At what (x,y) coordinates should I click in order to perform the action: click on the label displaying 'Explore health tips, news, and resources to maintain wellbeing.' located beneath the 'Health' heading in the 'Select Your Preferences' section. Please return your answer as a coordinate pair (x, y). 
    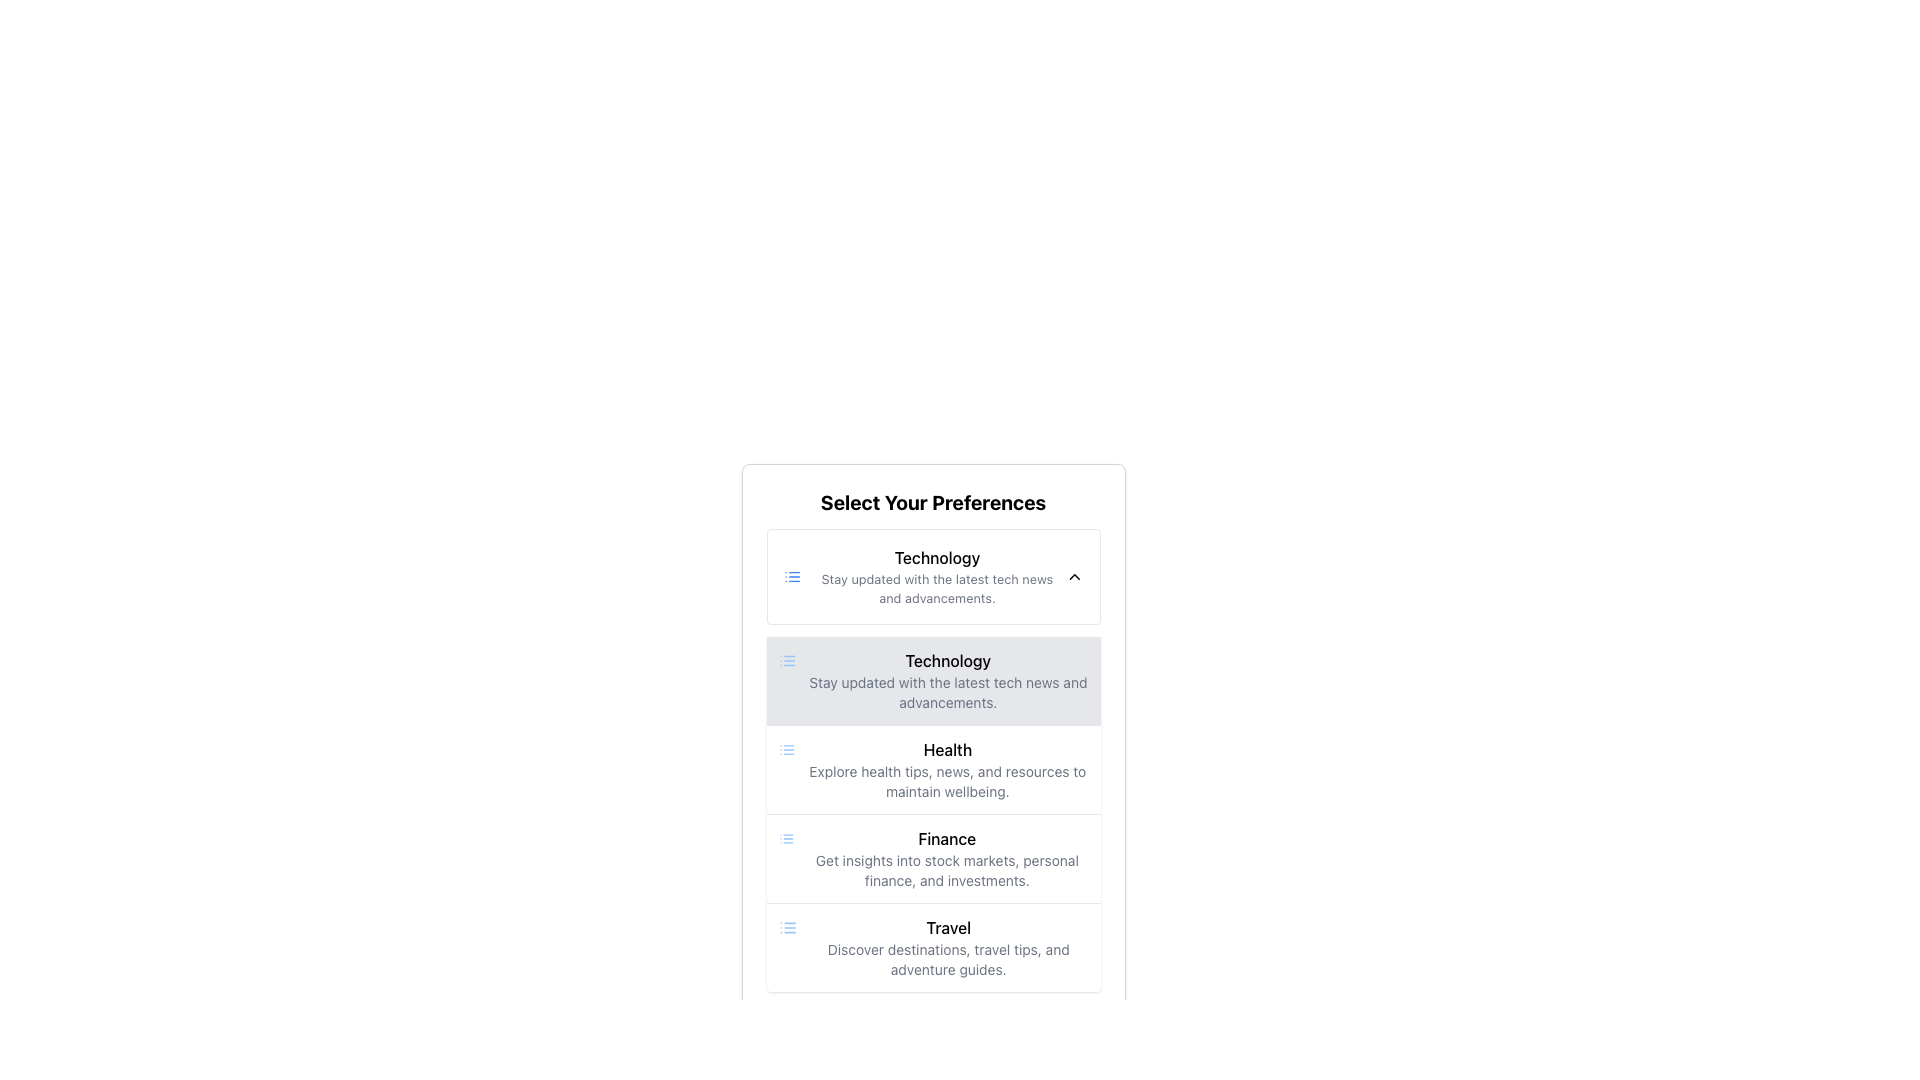
    Looking at the image, I should click on (946, 781).